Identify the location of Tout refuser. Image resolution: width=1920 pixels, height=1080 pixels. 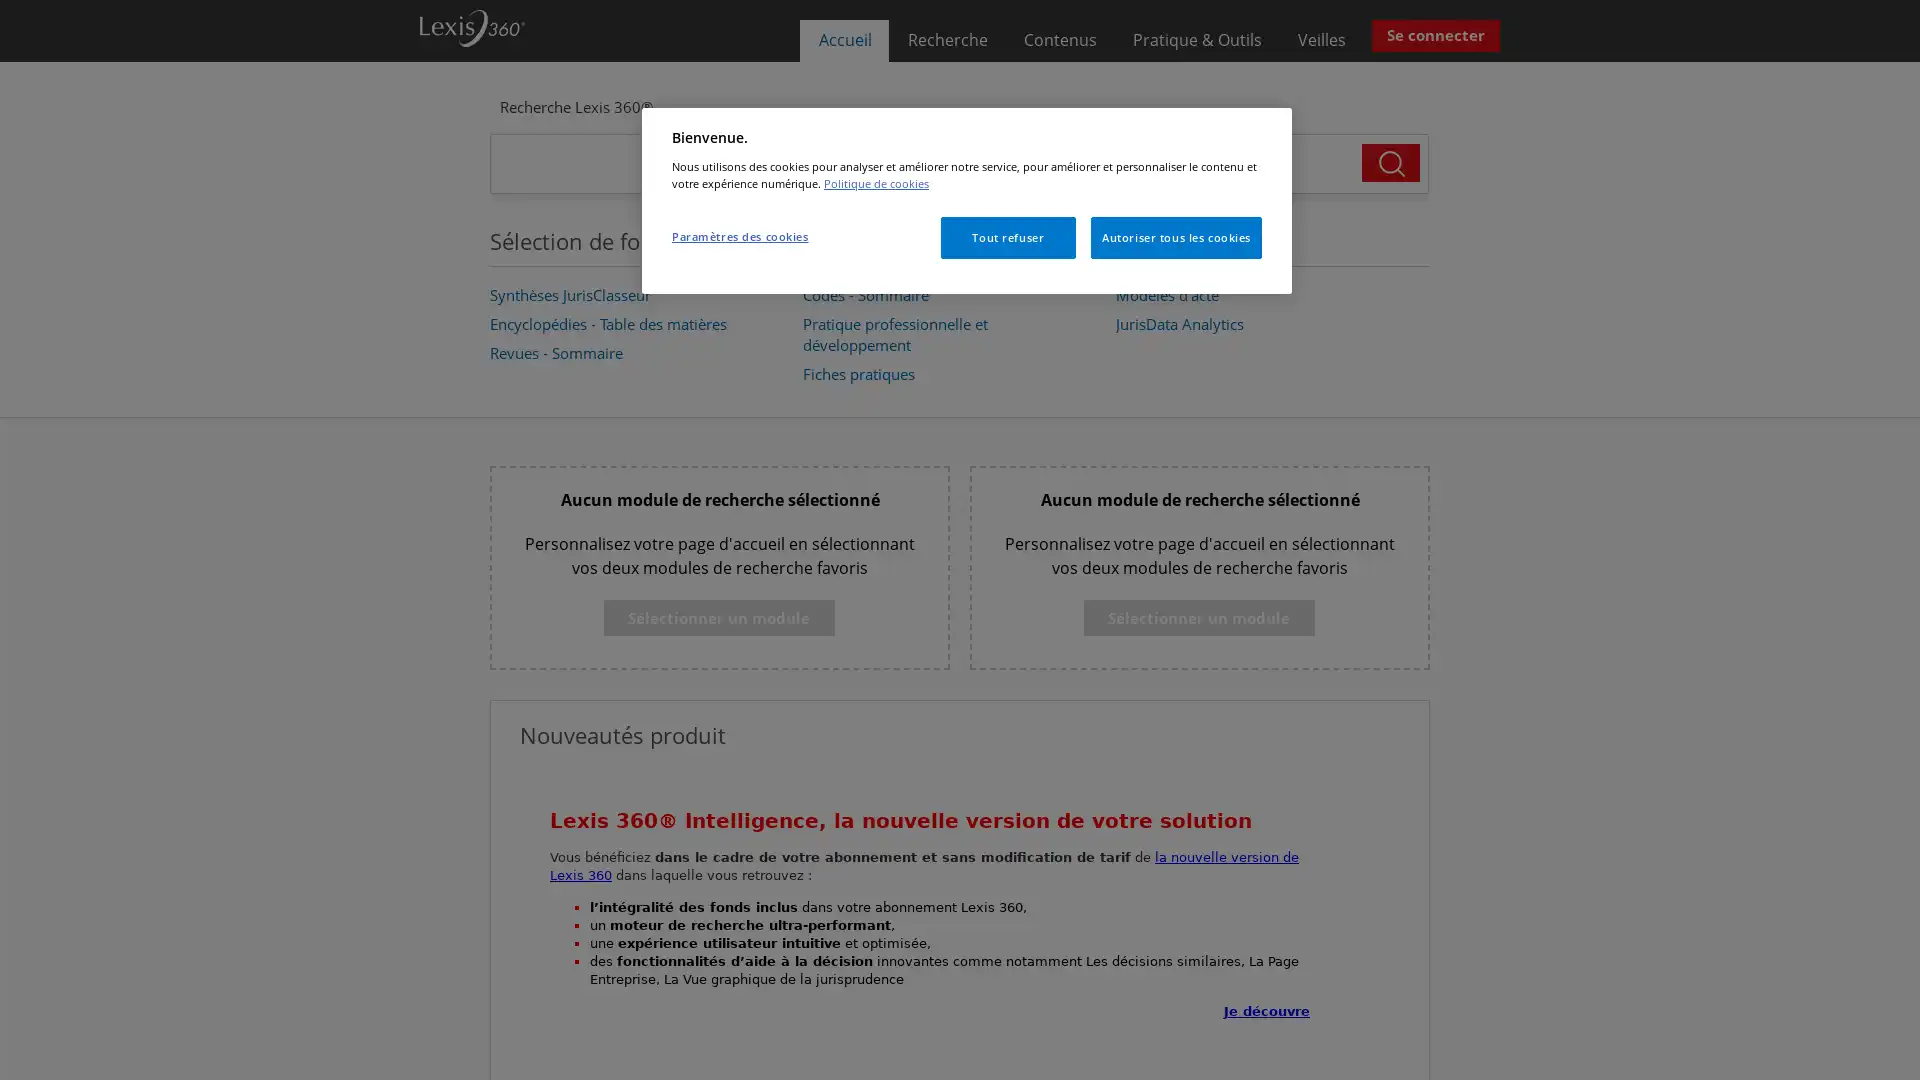
(1007, 235).